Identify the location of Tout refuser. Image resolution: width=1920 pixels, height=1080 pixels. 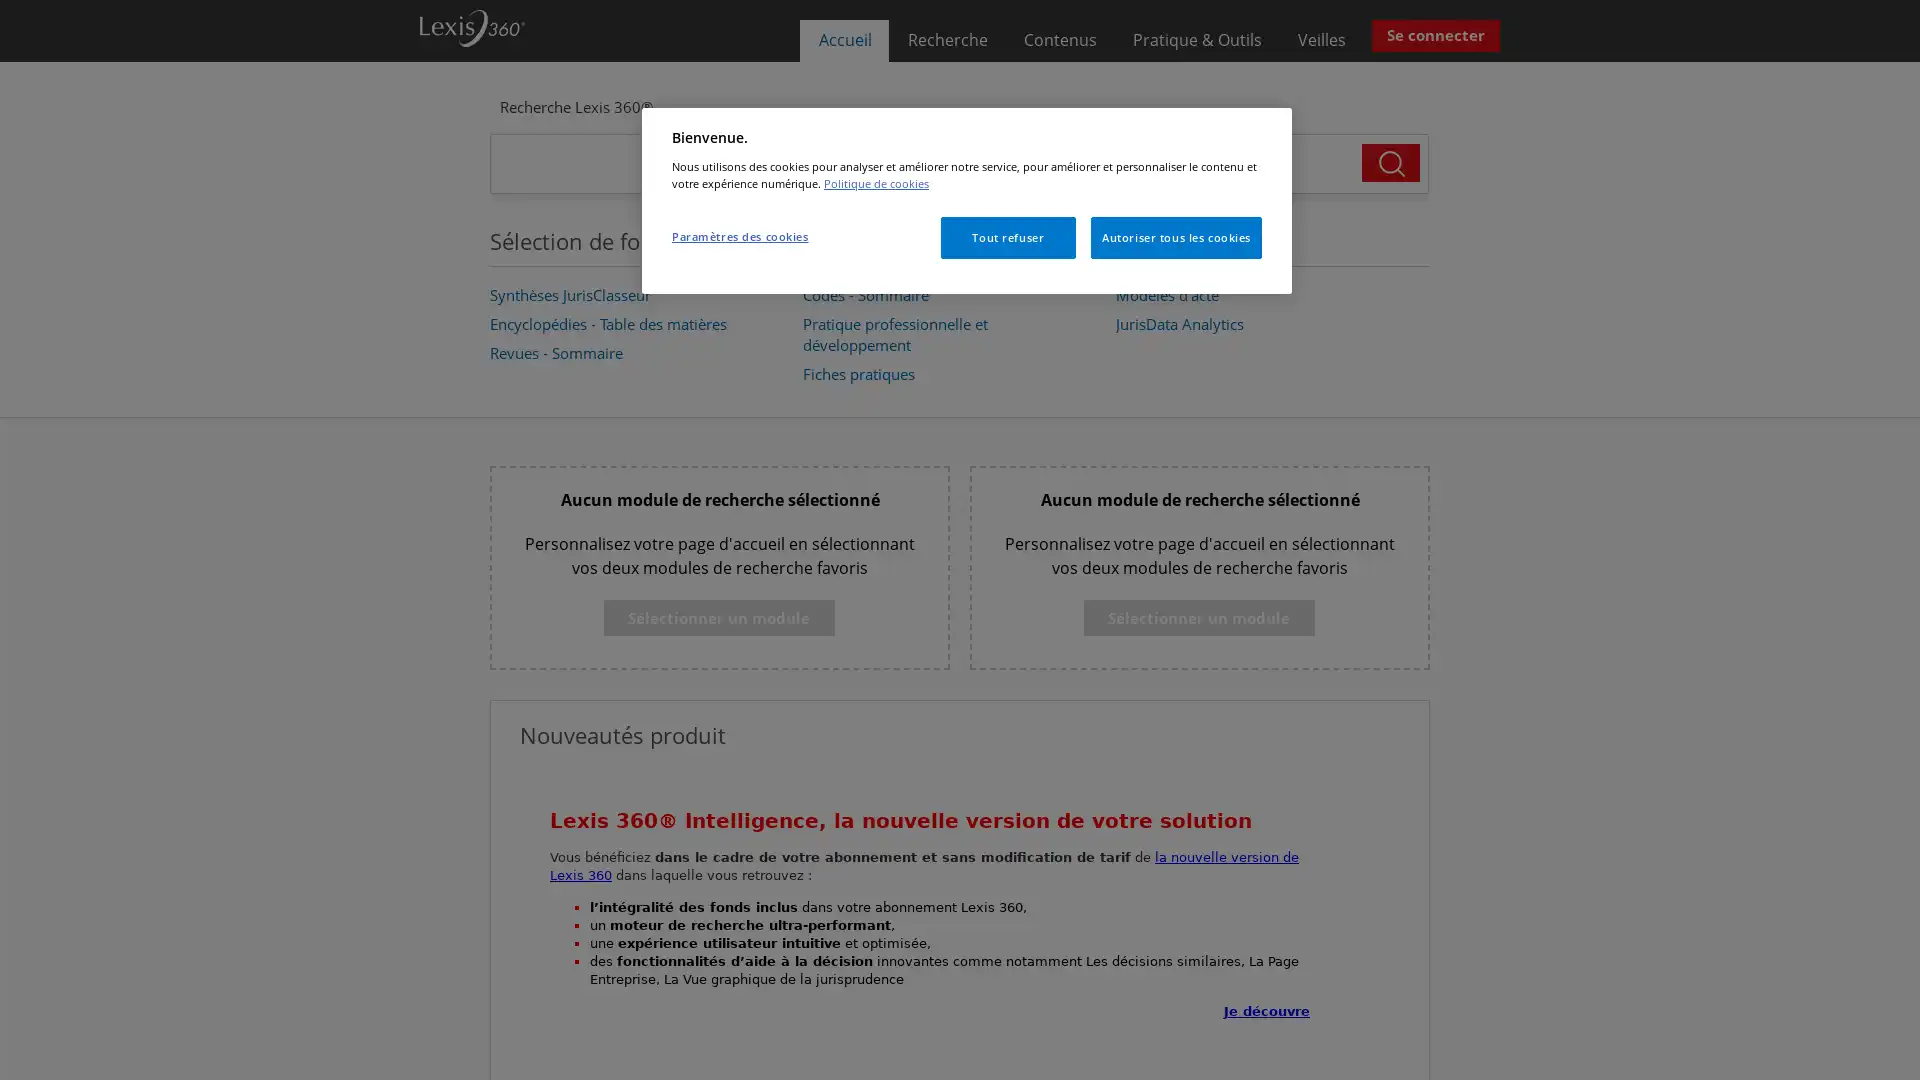
(1007, 235).